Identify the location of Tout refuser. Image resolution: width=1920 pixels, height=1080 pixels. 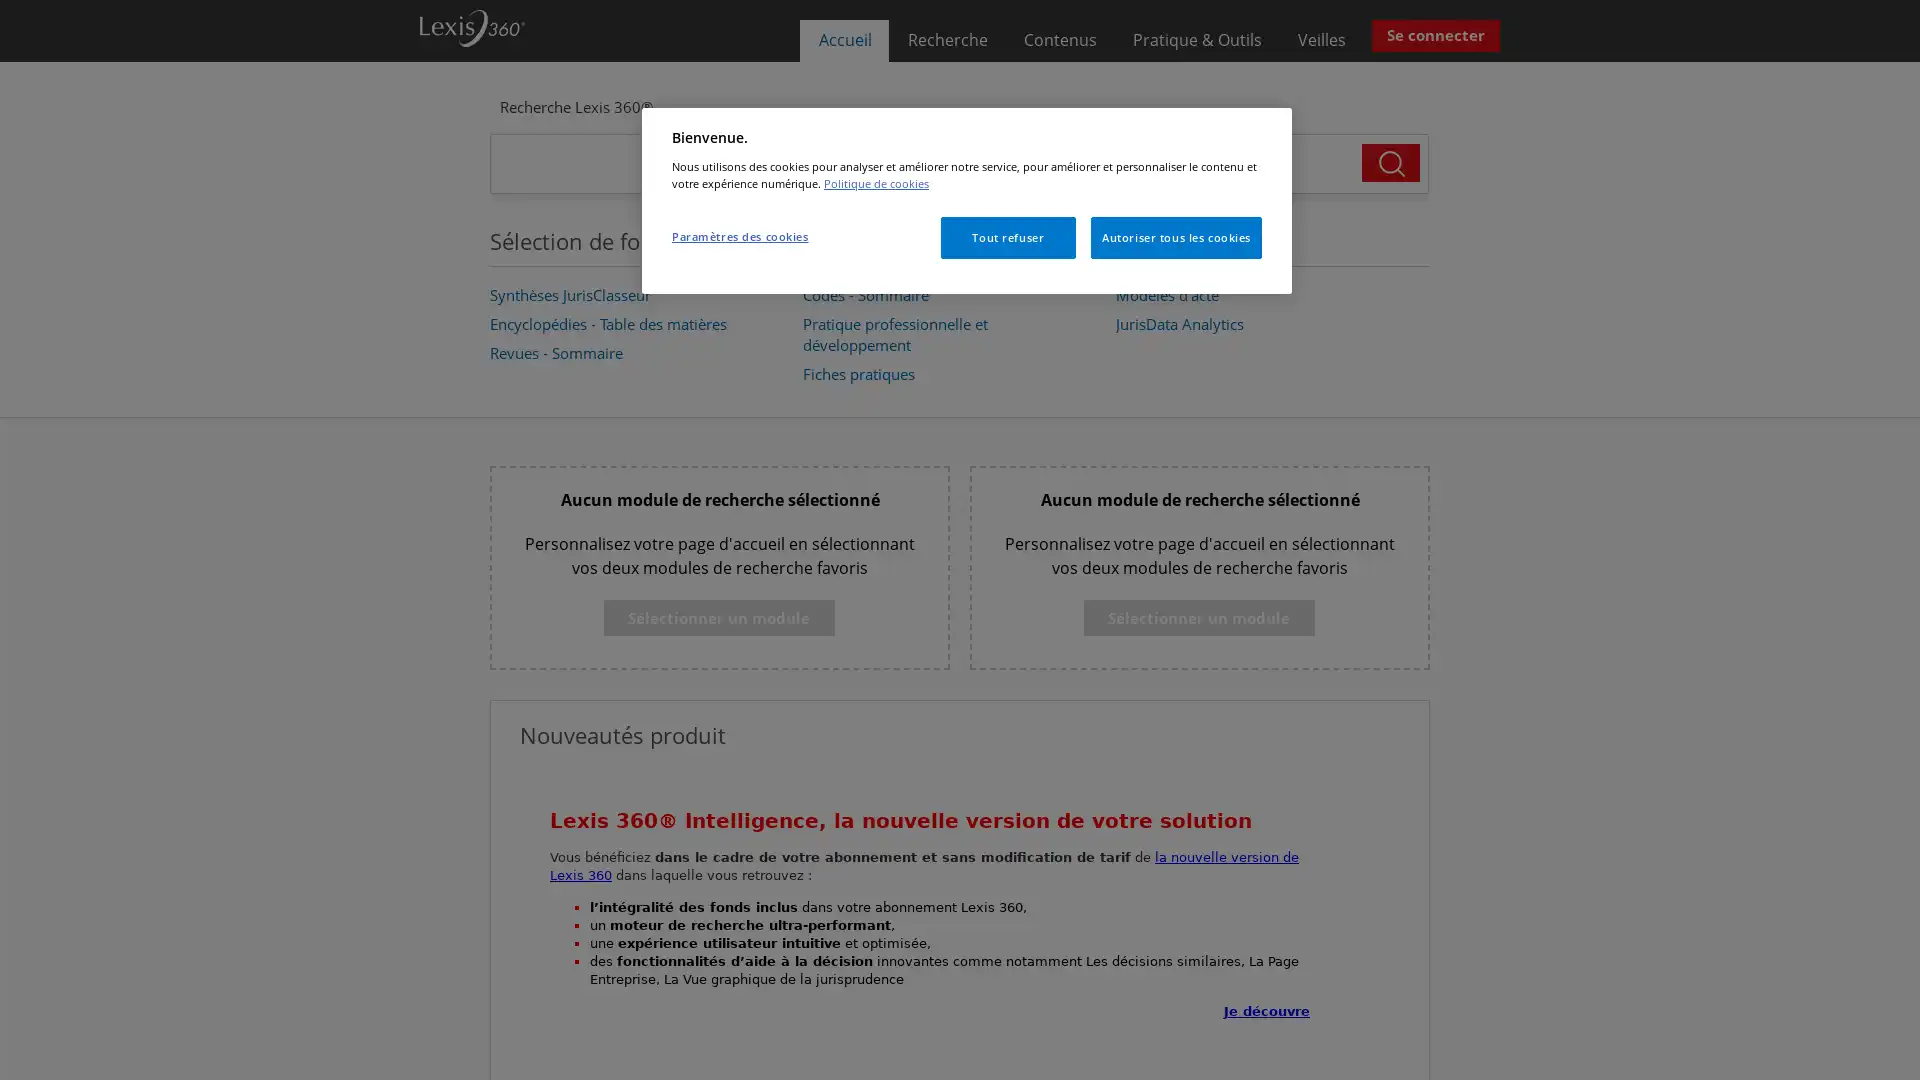
(1007, 235).